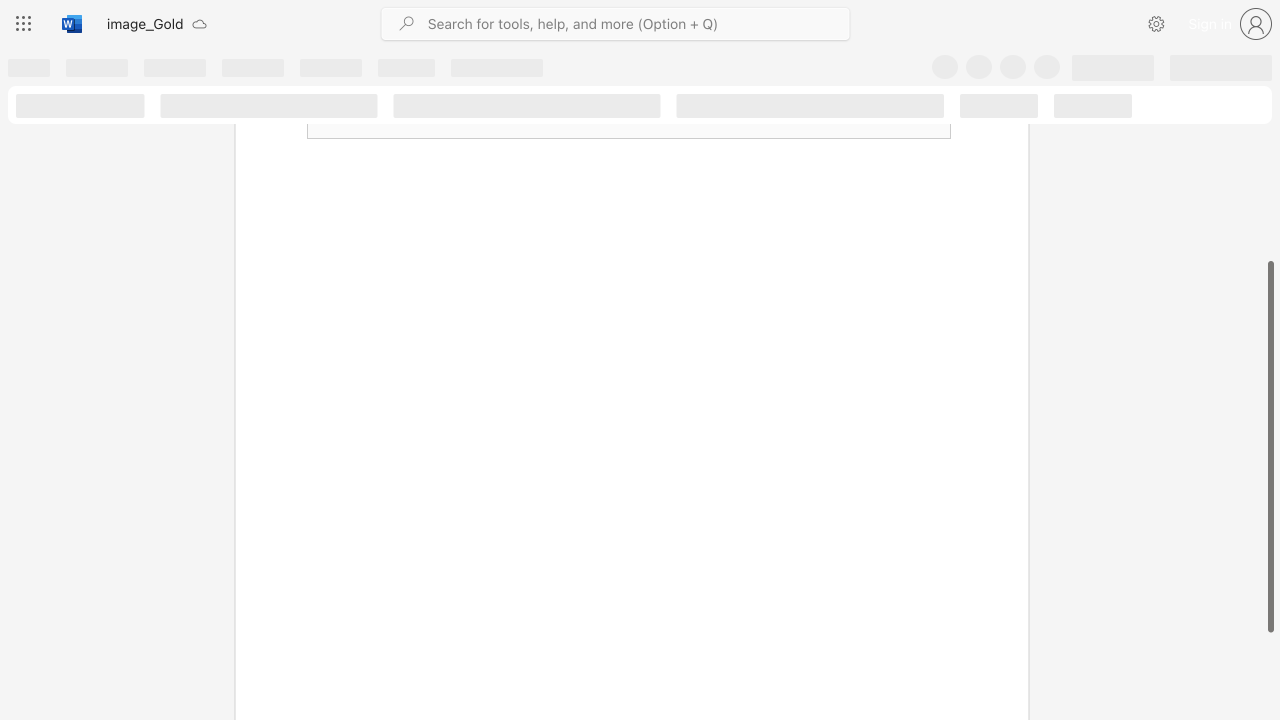 The height and width of the screenshot is (720, 1280). Describe the element at coordinates (1269, 446) in the screenshot. I see `the scrollbar and move down 100 pixels` at that location.